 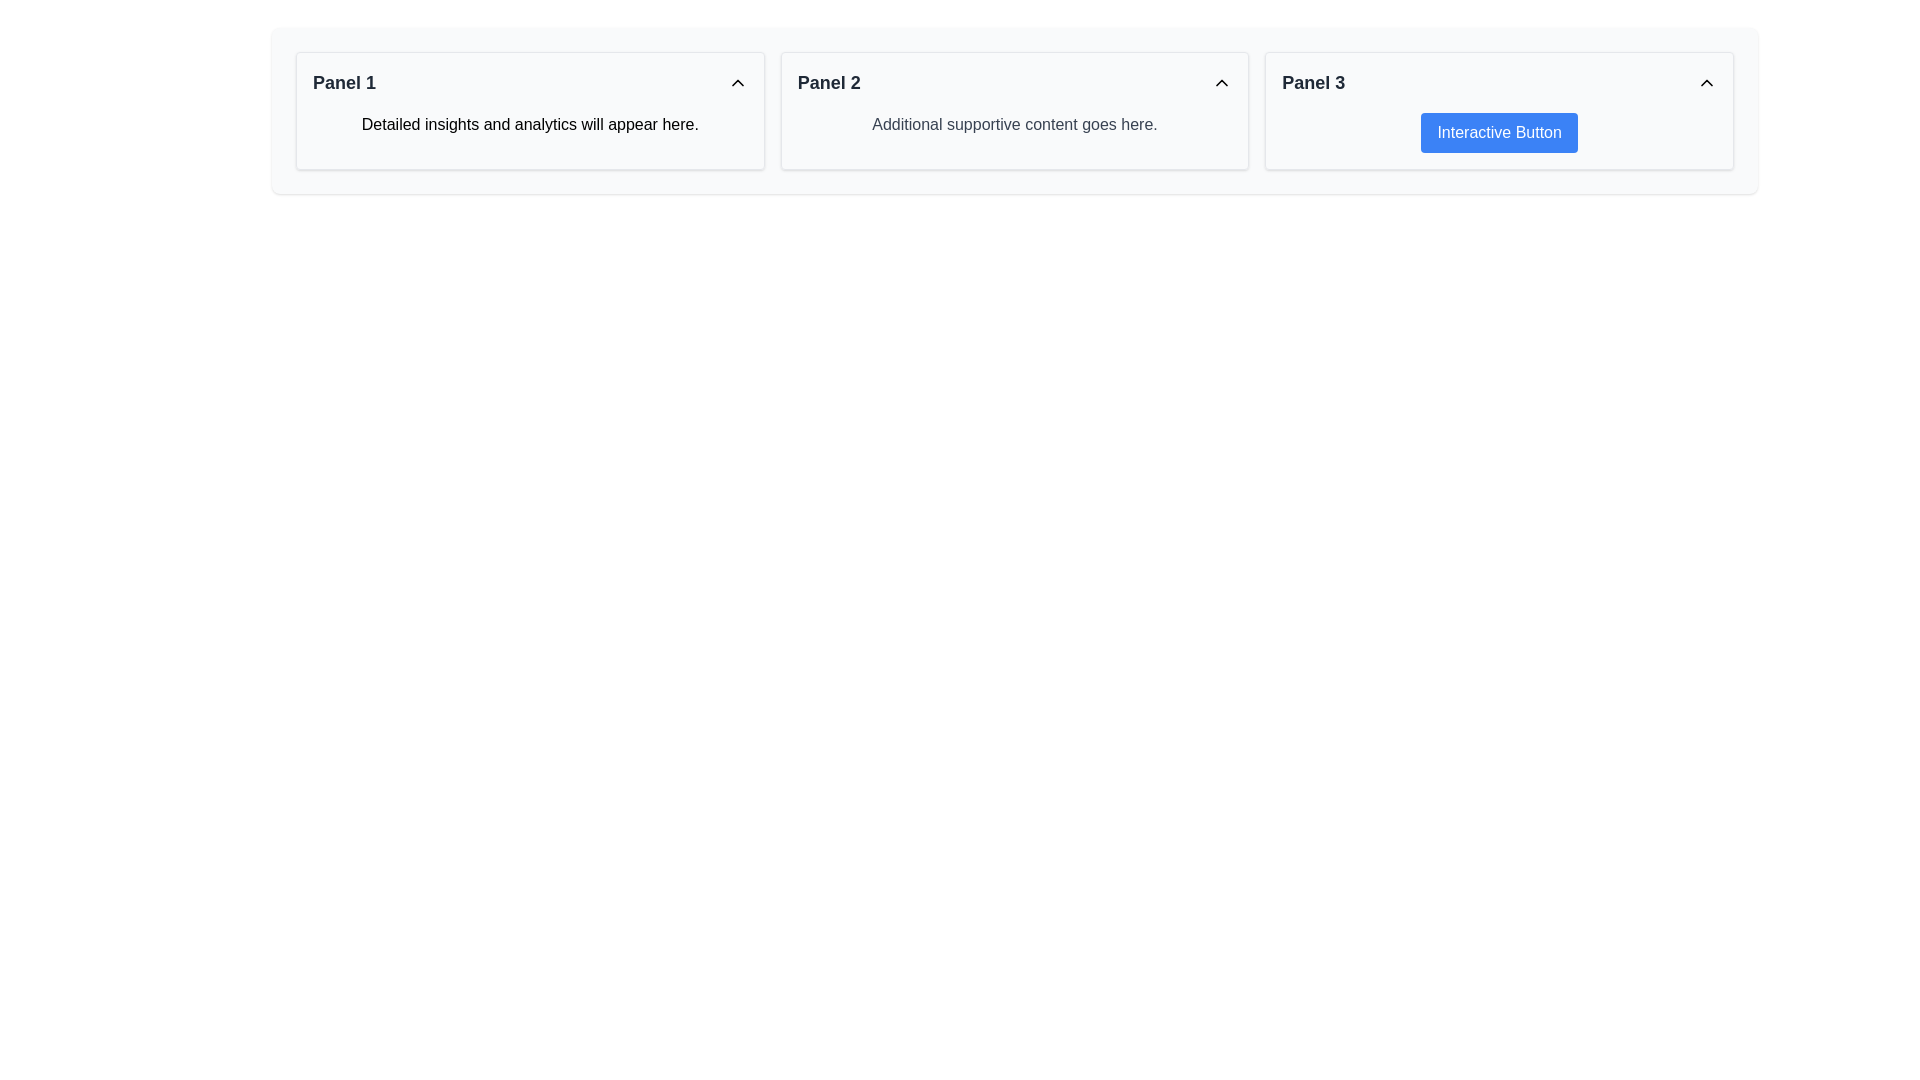 I want to click on the upward chevron icon located at the rightmost part of the panel header labeled 'Panel 3', so click(x=1706, y=82).